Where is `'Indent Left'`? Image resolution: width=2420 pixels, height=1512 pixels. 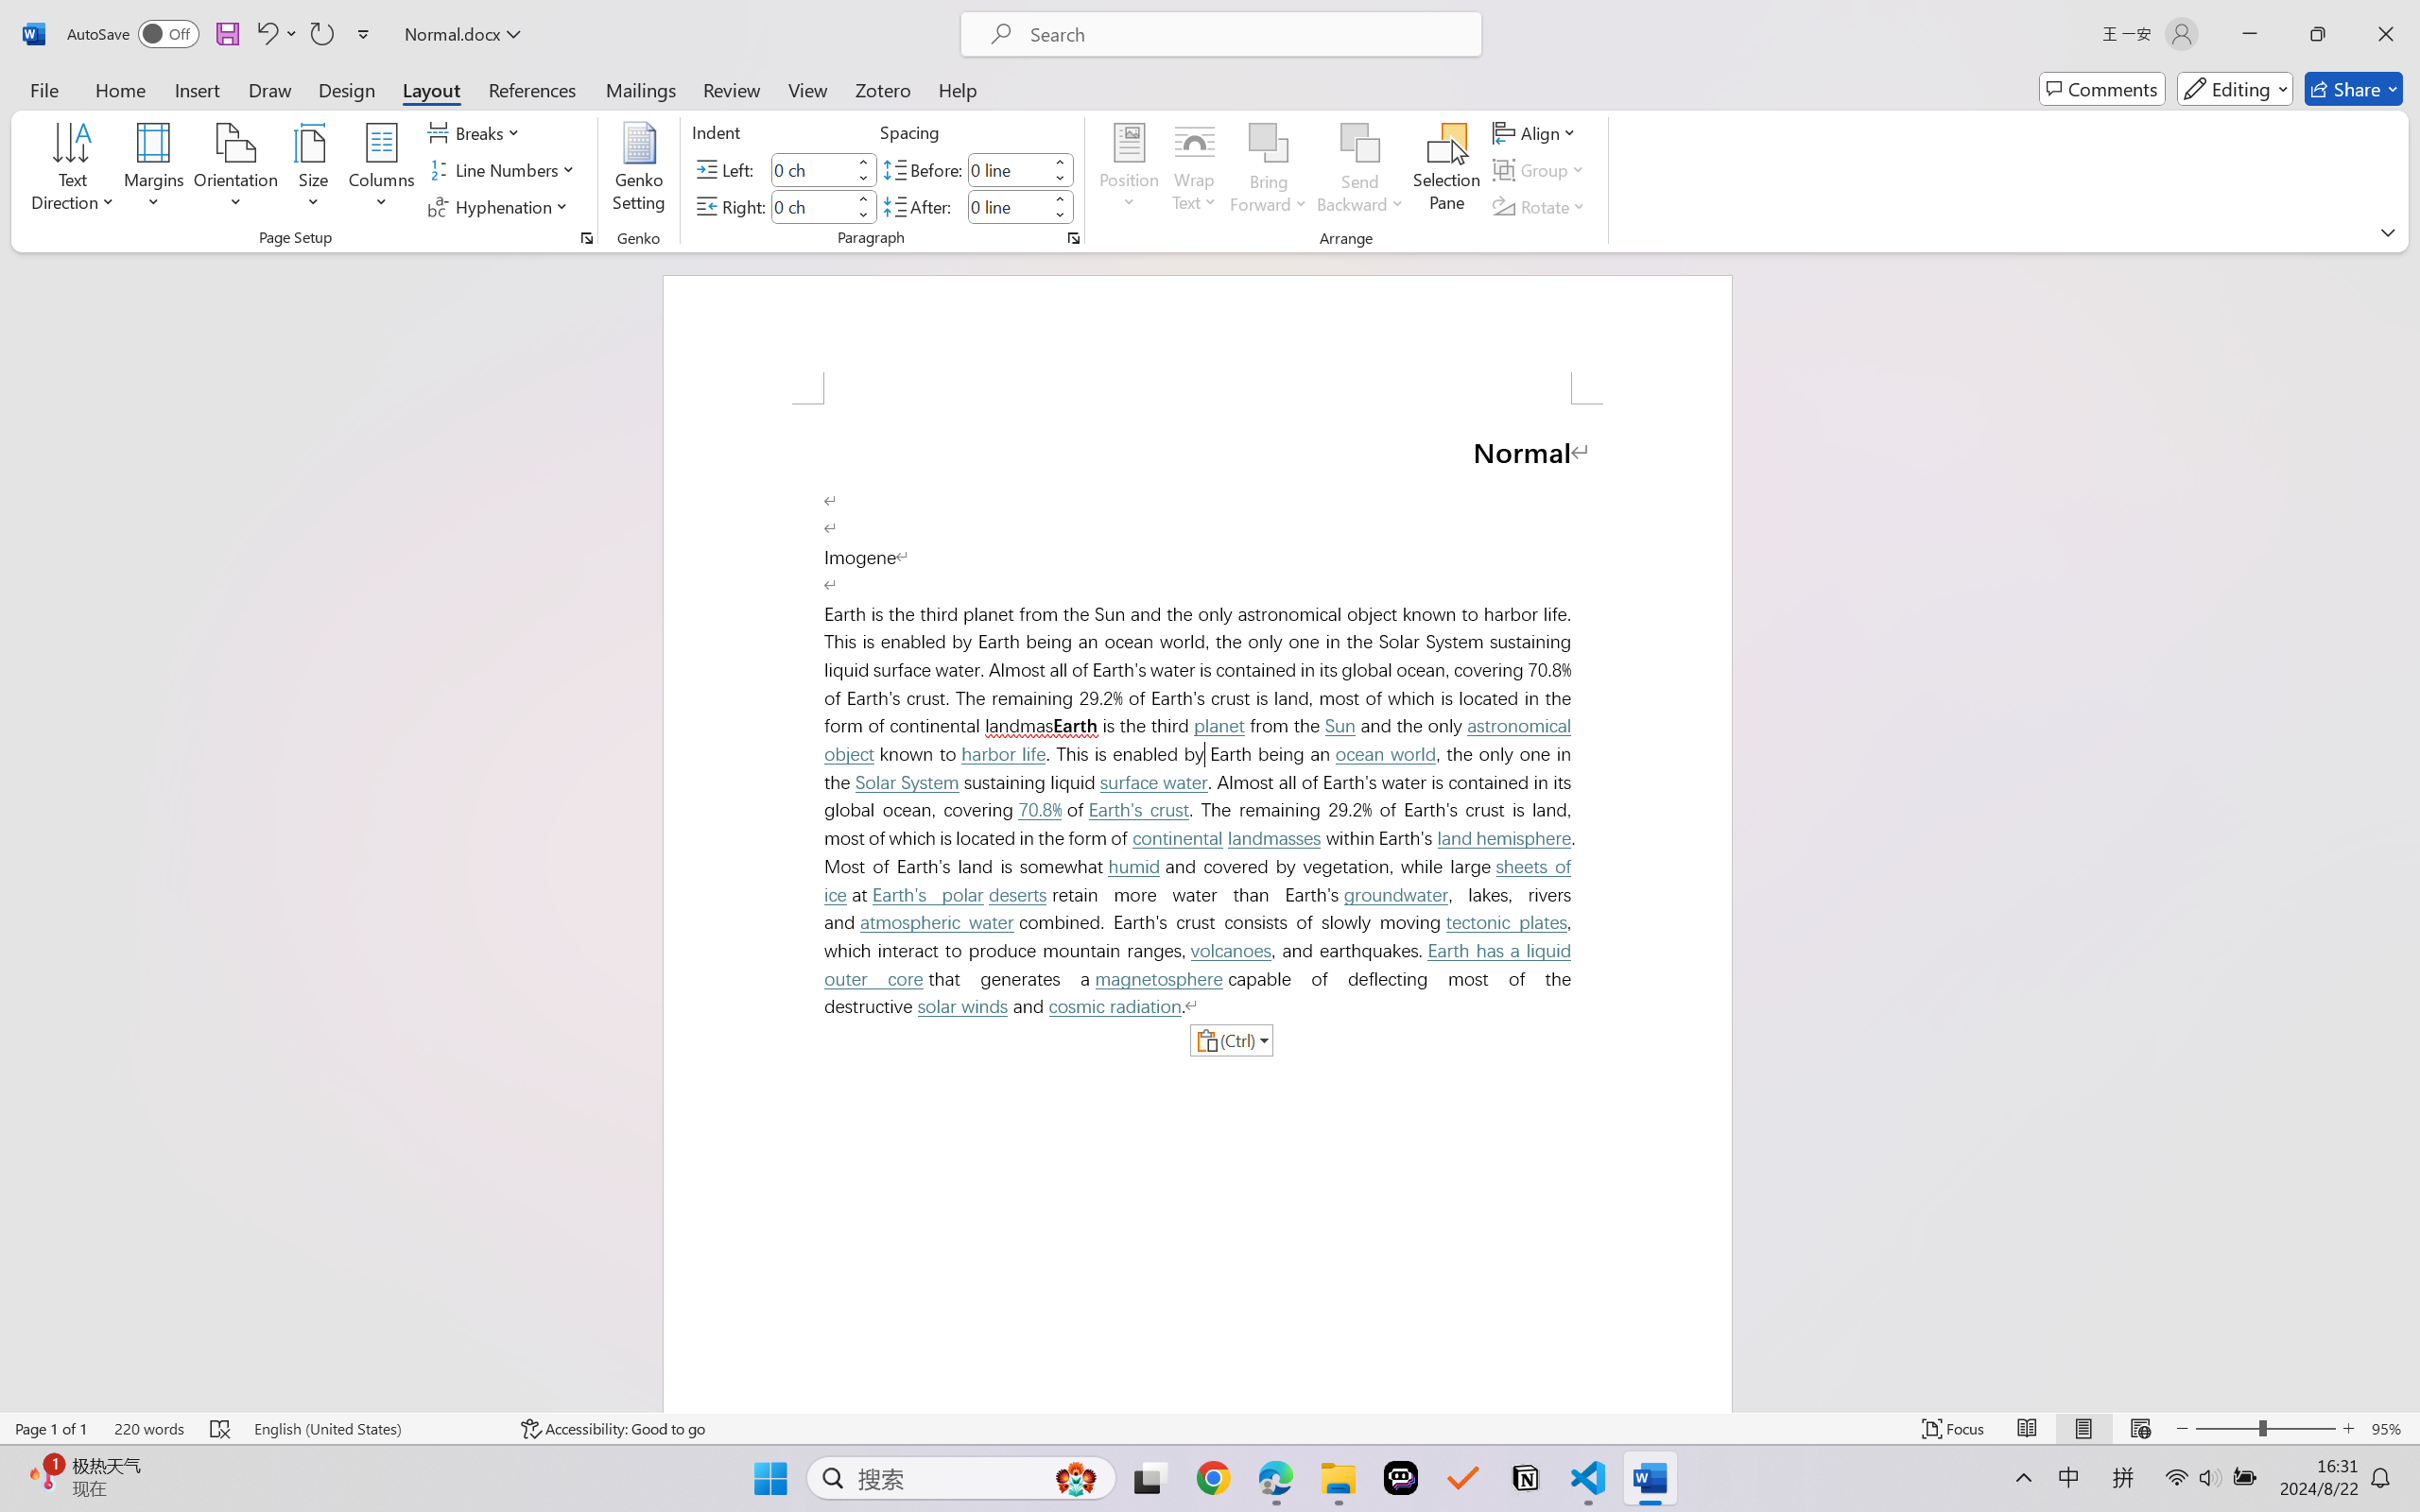 'Indent Left' is located at coordinates (810, 168).